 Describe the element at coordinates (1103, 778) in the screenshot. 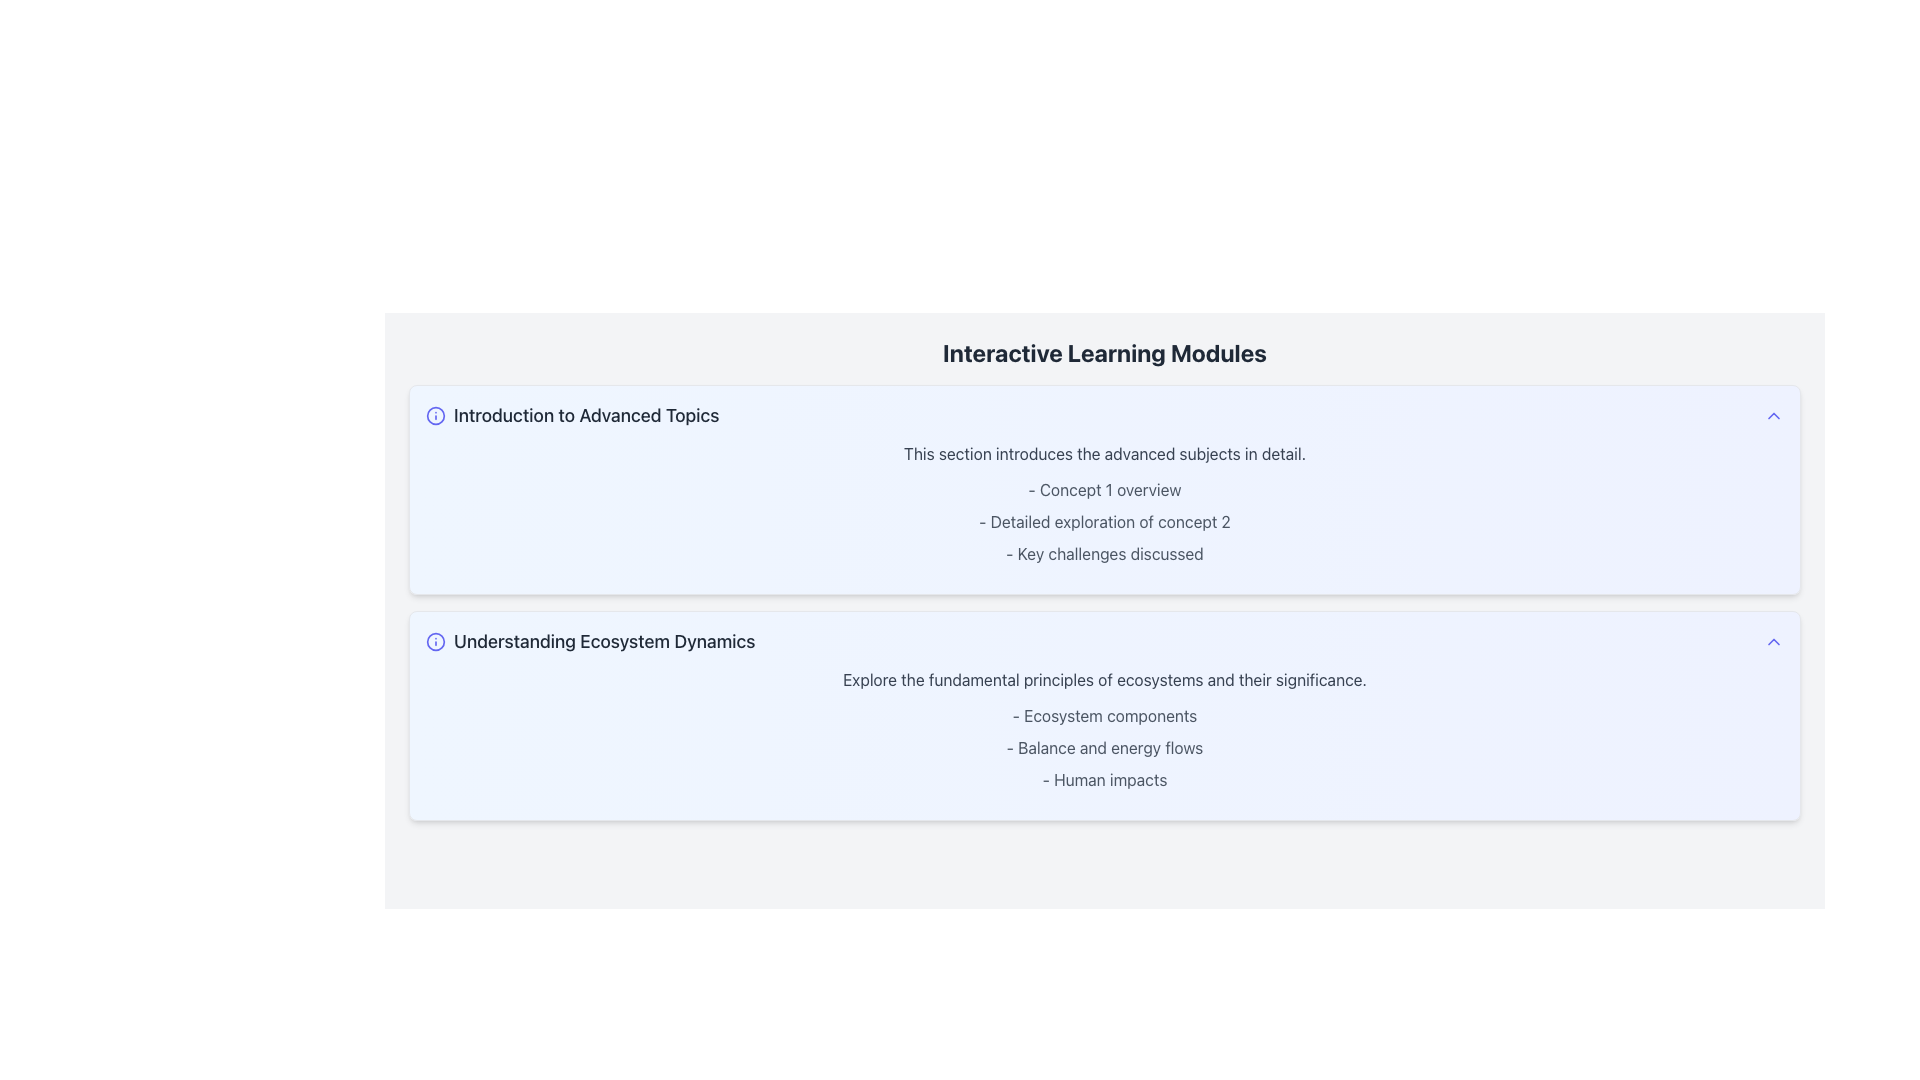

I see `the text element displaying '- Human impacts' in gray color, which is the third item in the bulleted list under 'Understanding Ecosystem Dynamics'` at that location.